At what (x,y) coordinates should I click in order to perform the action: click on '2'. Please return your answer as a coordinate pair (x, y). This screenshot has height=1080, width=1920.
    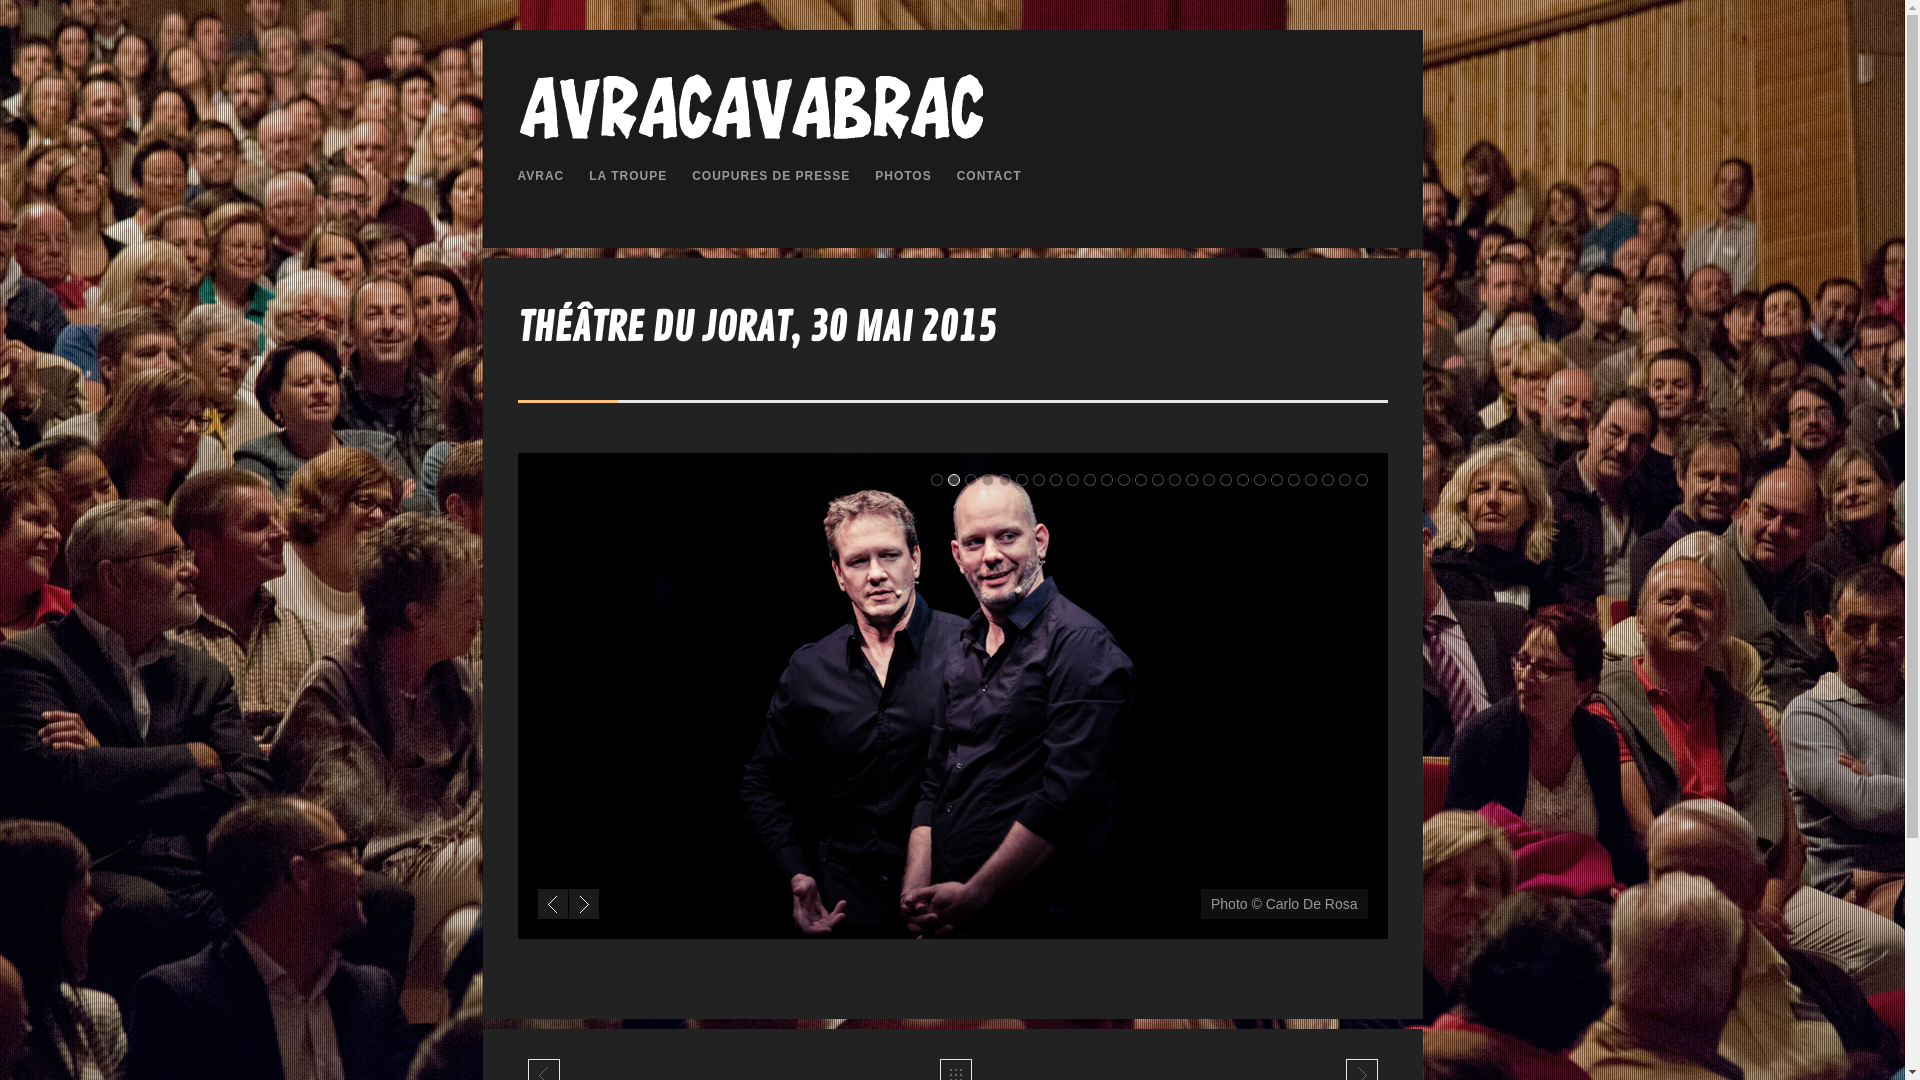
    Looking at the image, I should click on (953, 479).